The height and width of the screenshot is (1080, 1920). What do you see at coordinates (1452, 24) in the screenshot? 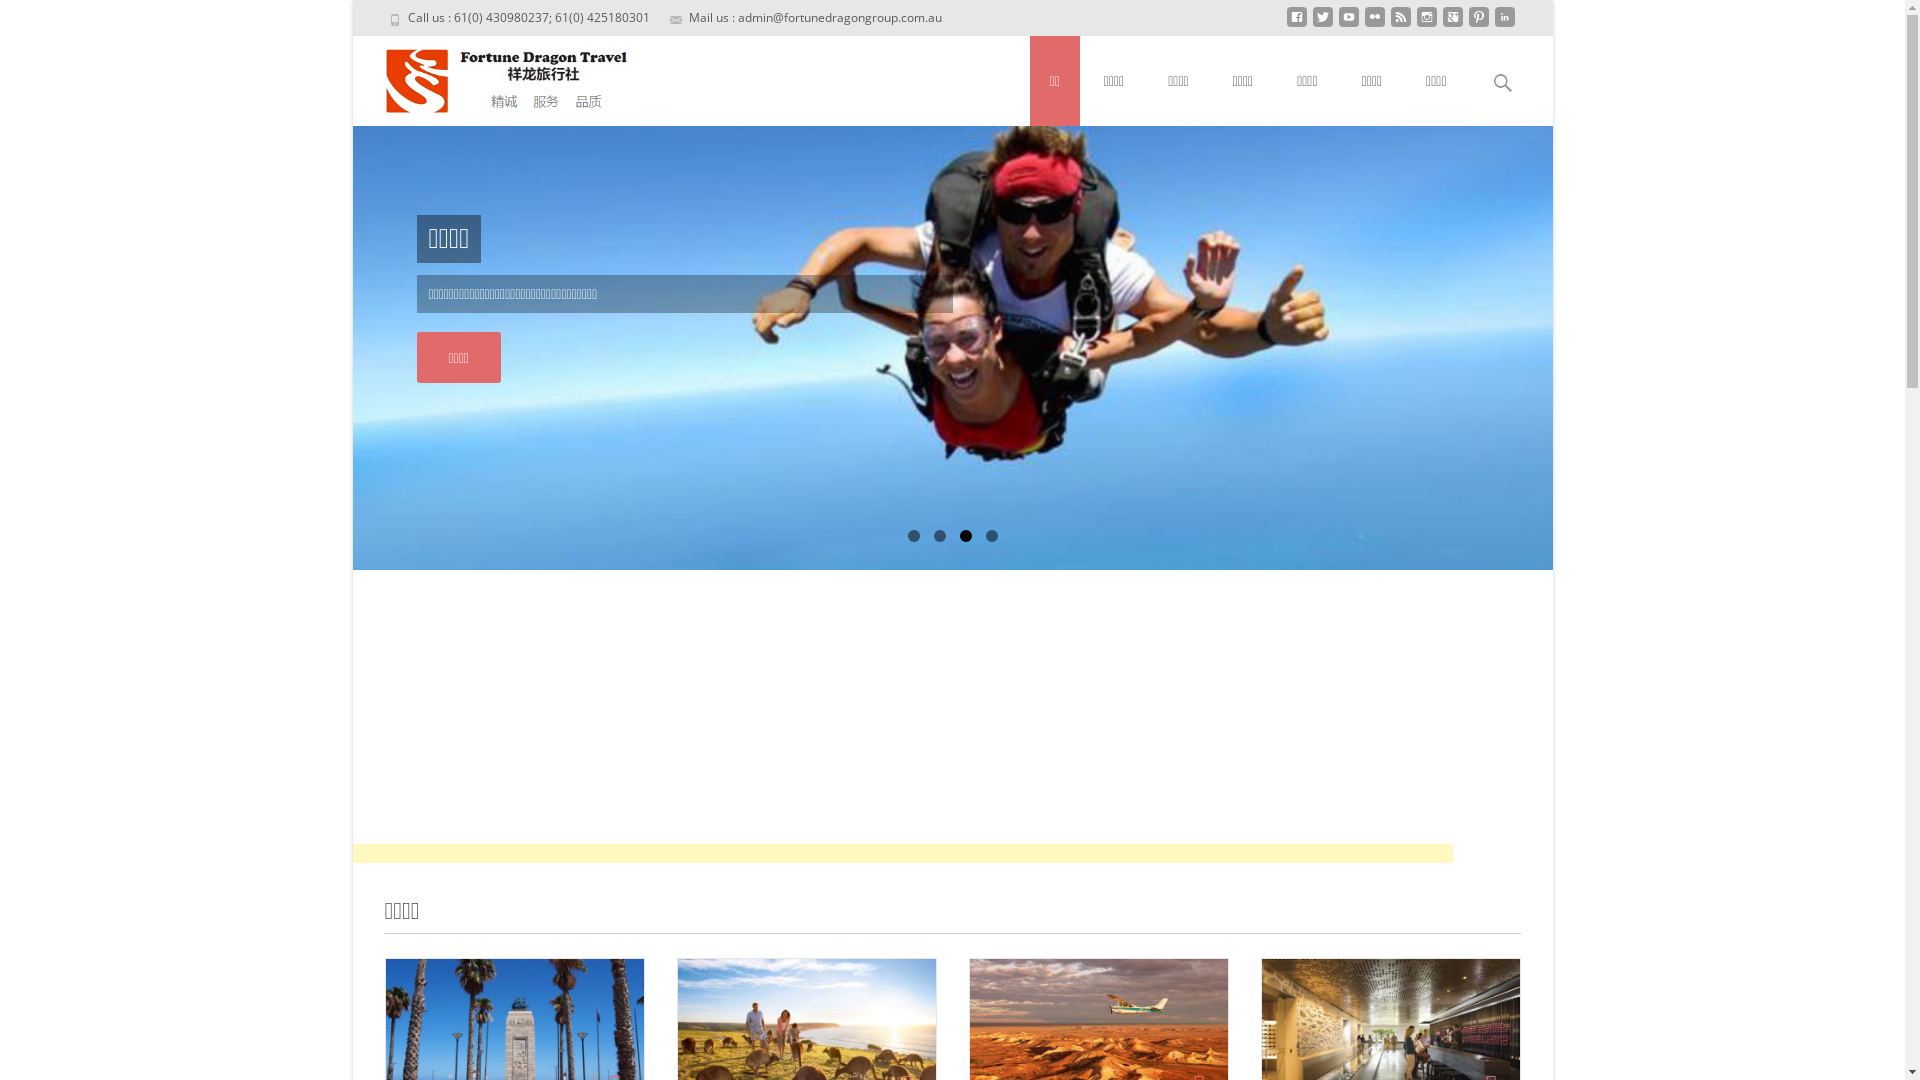
I see `'googleplus'` at bounding box center [1452, 24].